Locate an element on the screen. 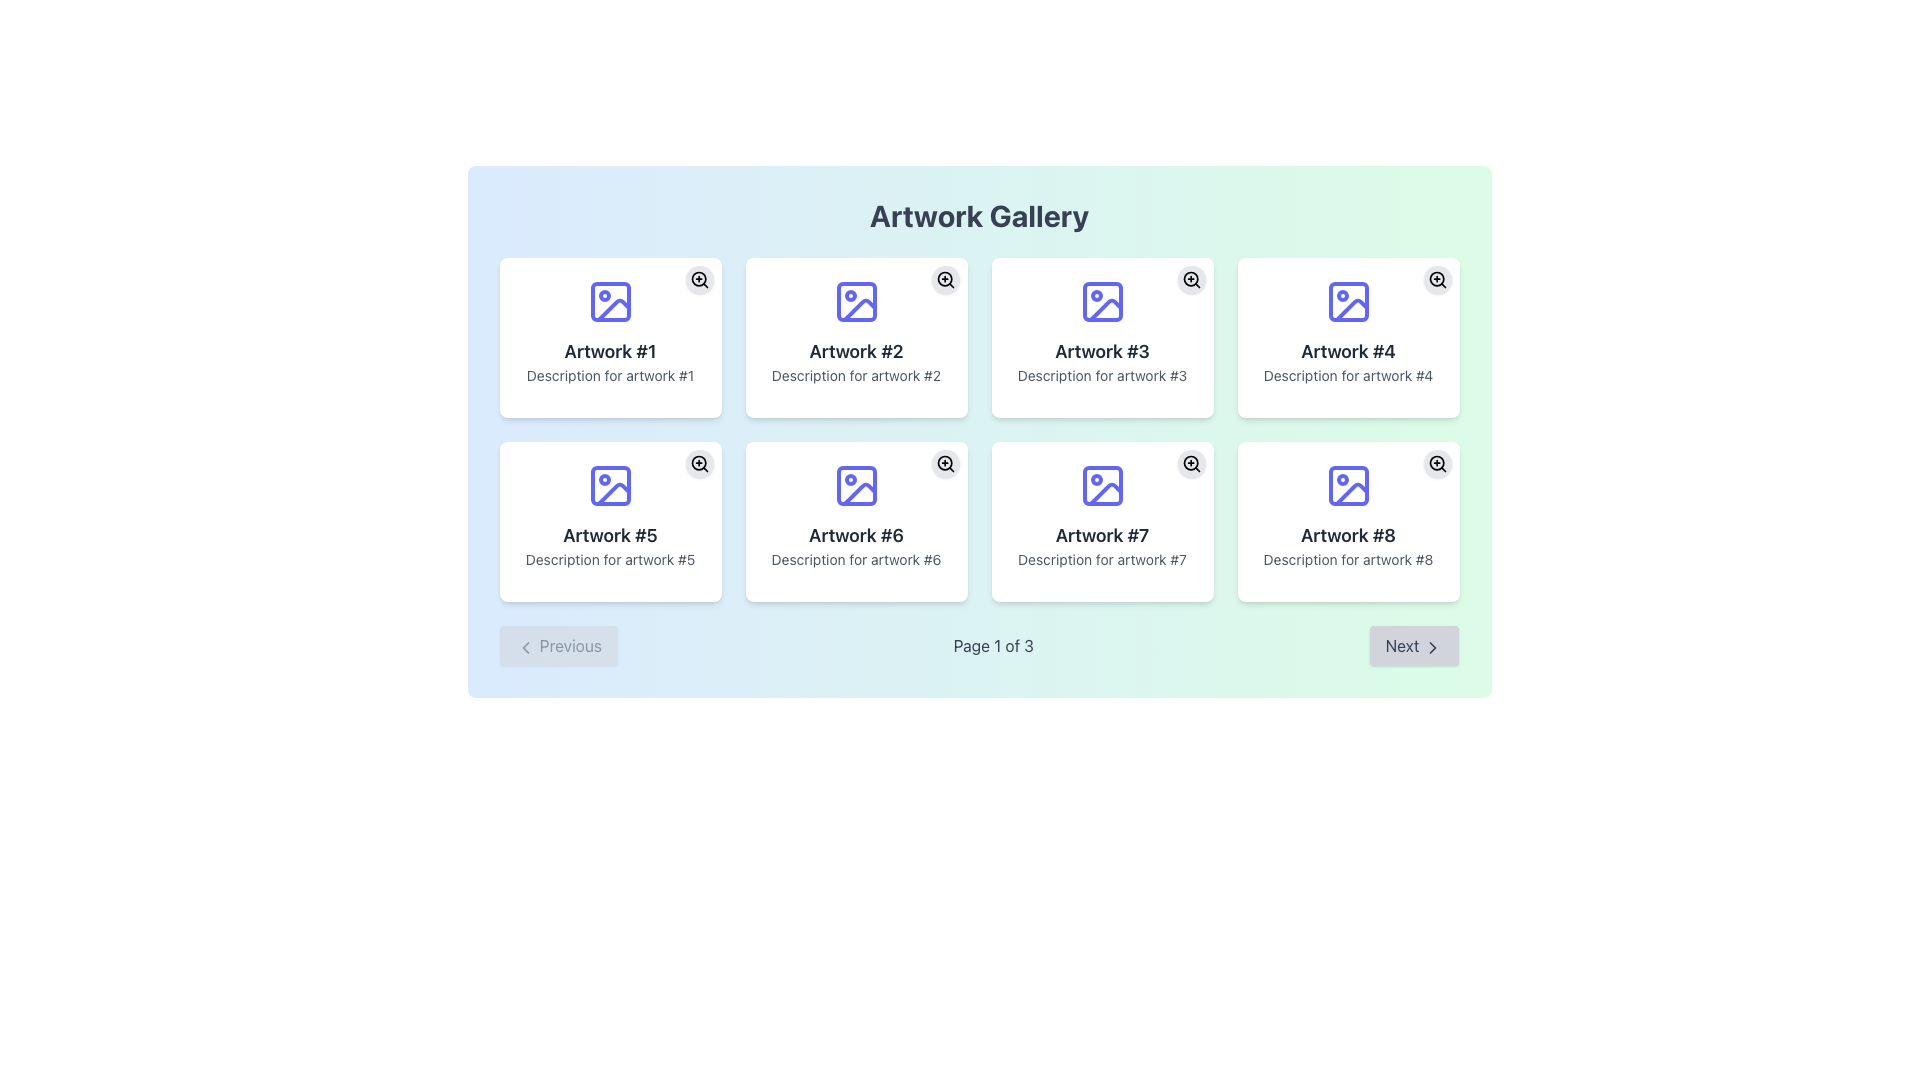  the directional indicator icon located in the bottom left corner of the interface, to the left of the 'Previous' text button is located at coordinates (525, 647).